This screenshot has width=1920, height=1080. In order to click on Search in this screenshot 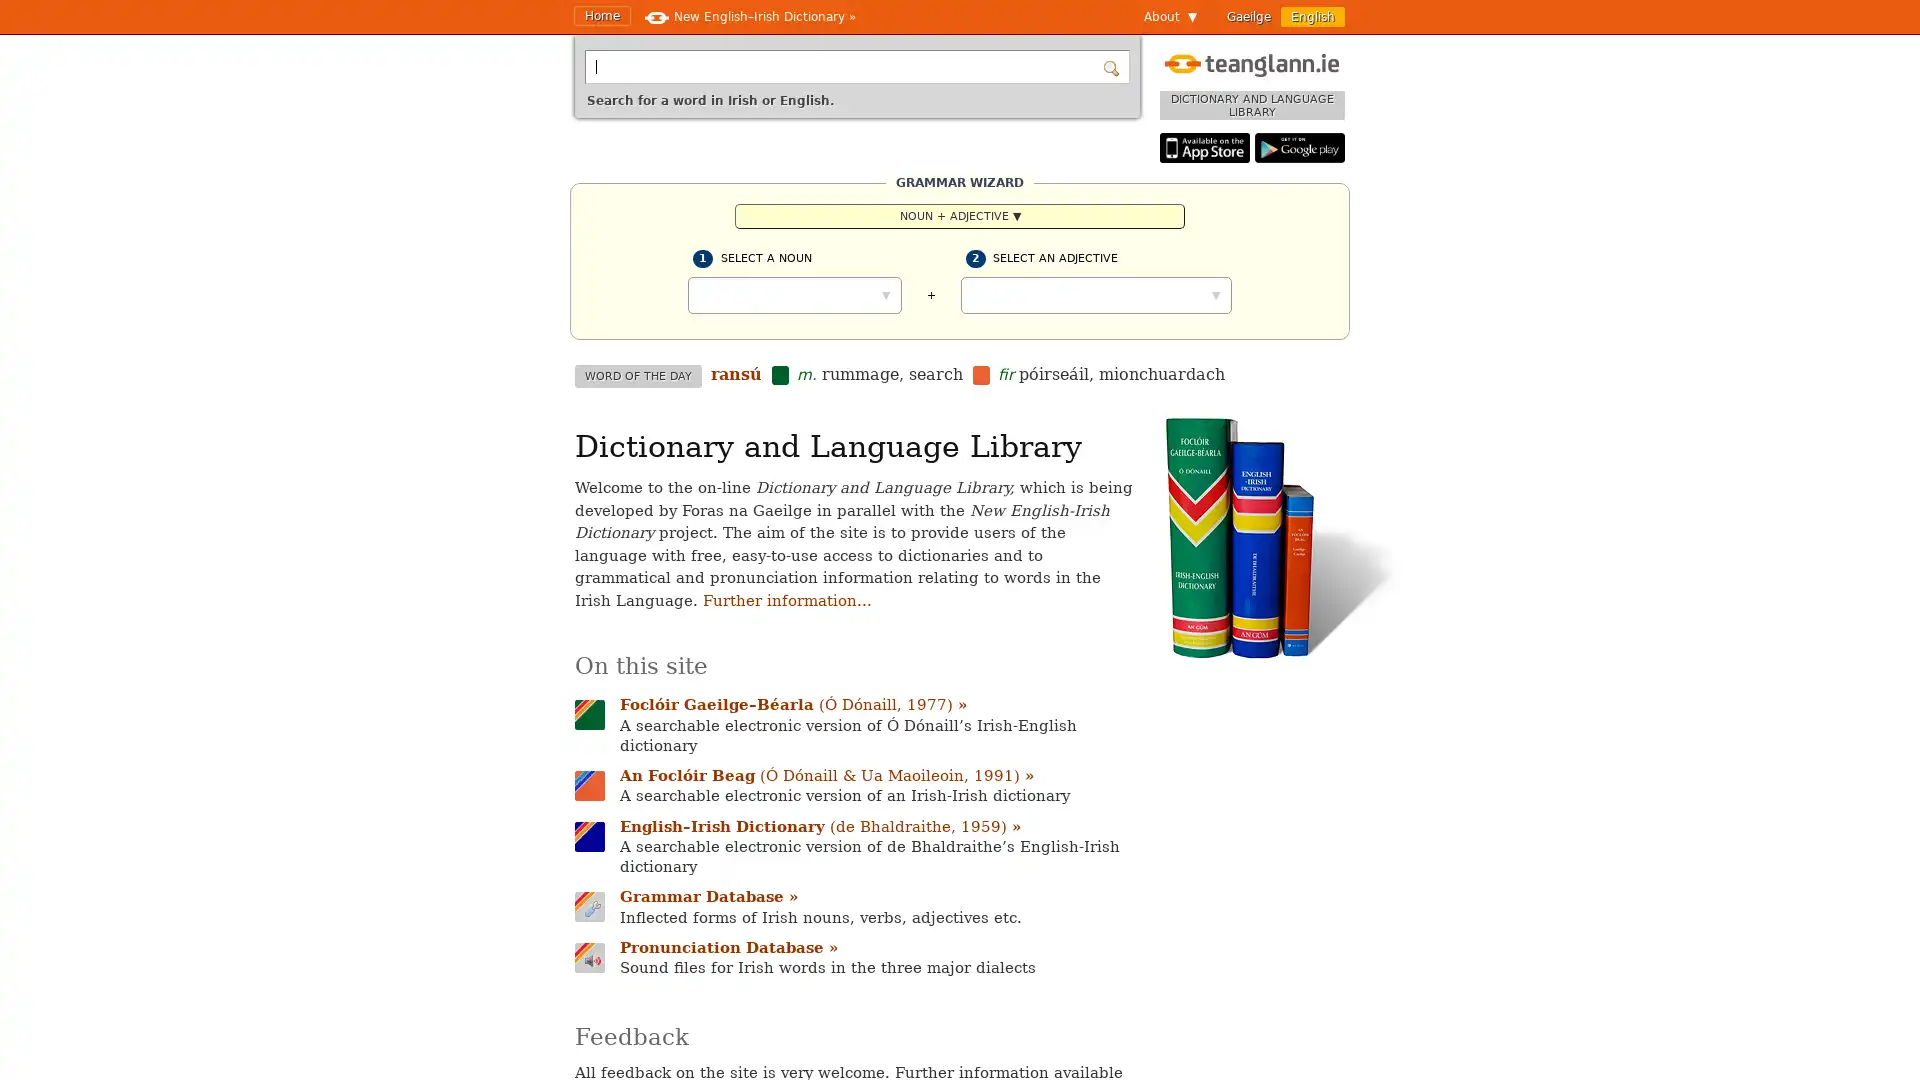, I will do `click(1112, 65)`.